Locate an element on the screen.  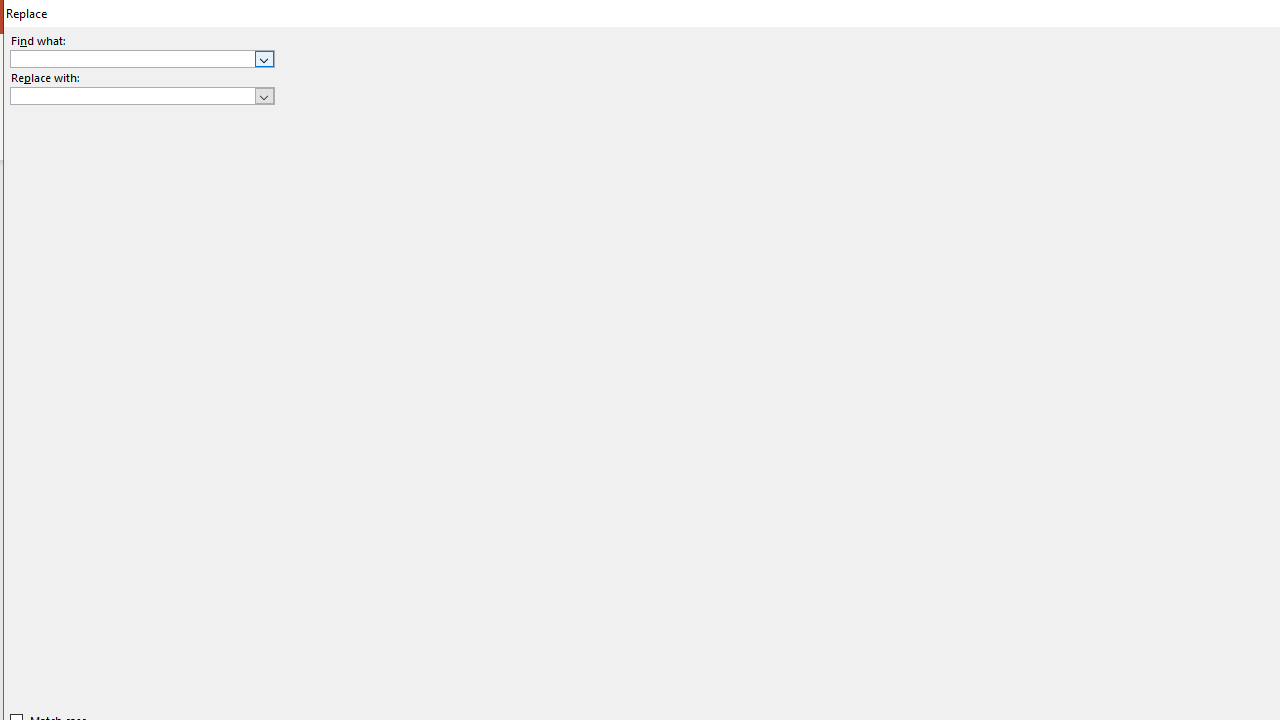
'Find what' is located at coordinates (141, 57).